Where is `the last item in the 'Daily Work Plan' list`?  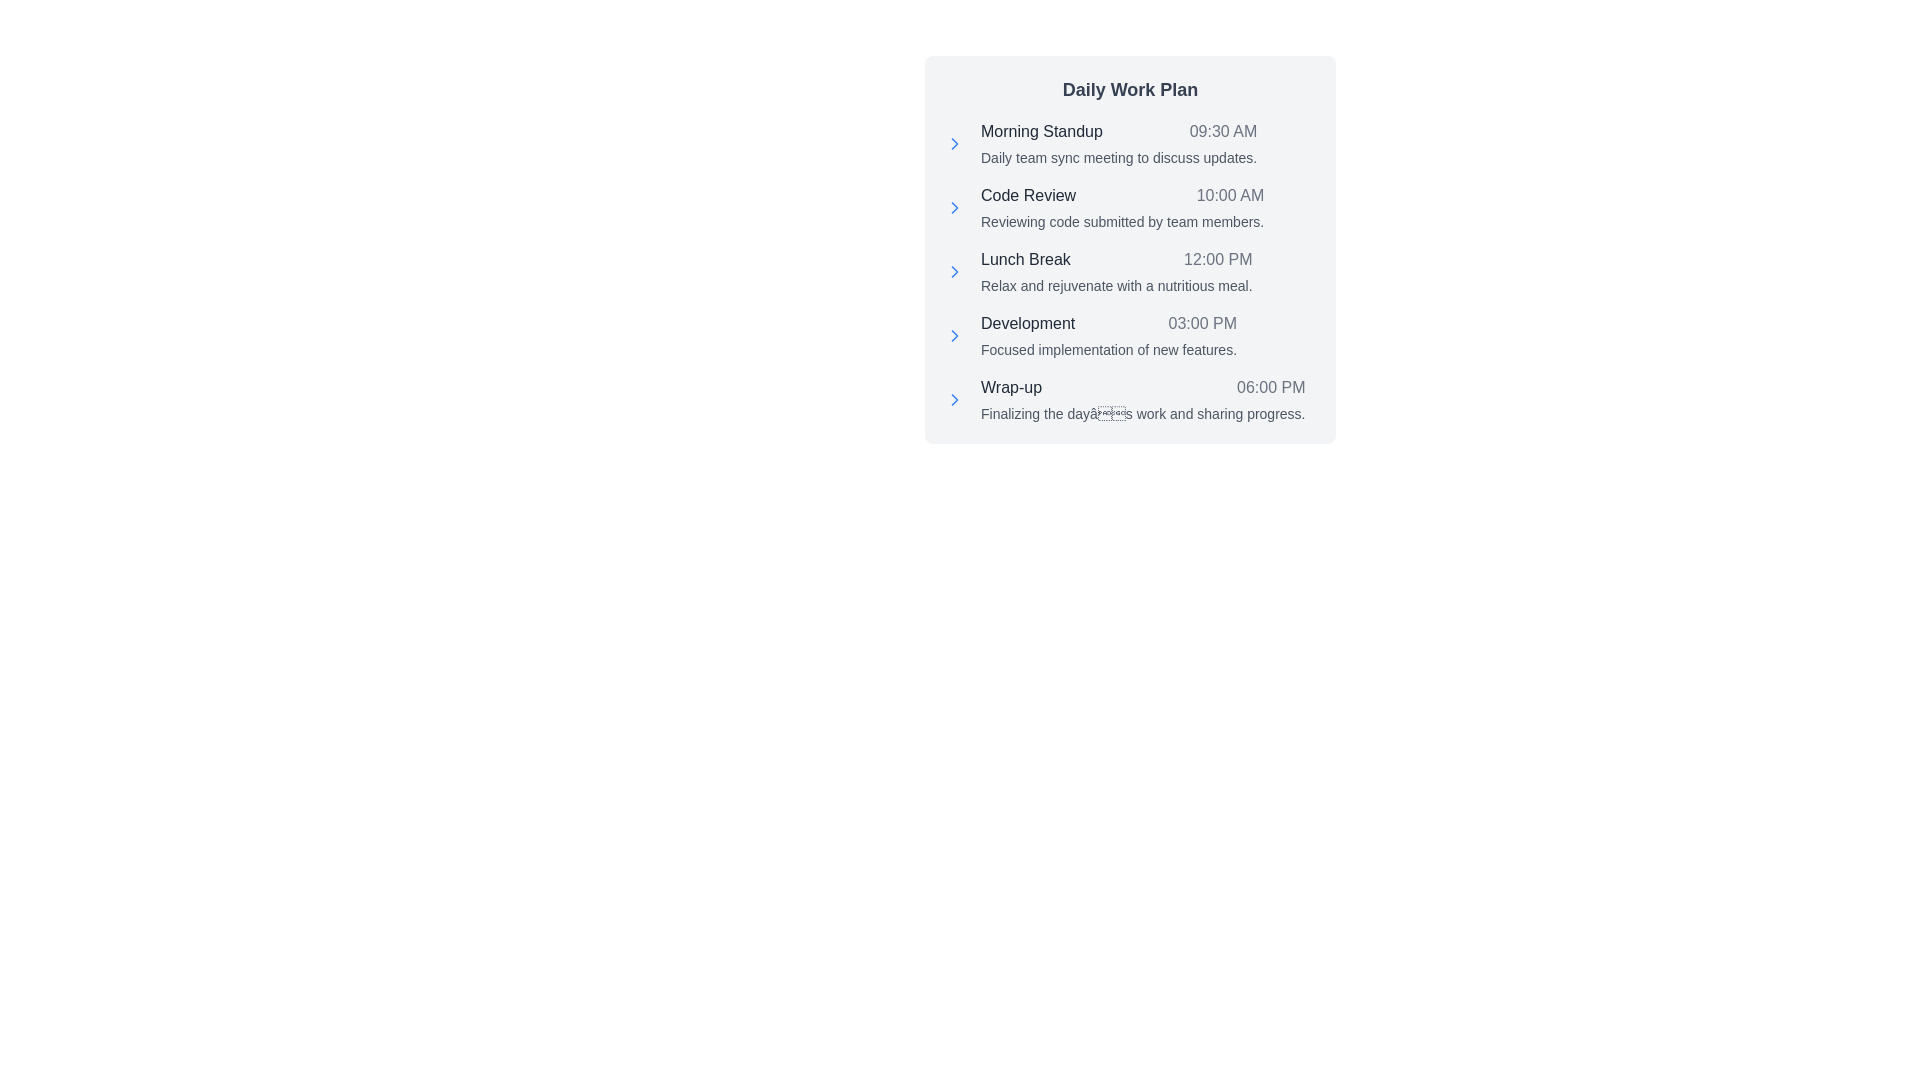
the last item in the 'Daily Work Plan' list is located at coordinates (1130, 400).